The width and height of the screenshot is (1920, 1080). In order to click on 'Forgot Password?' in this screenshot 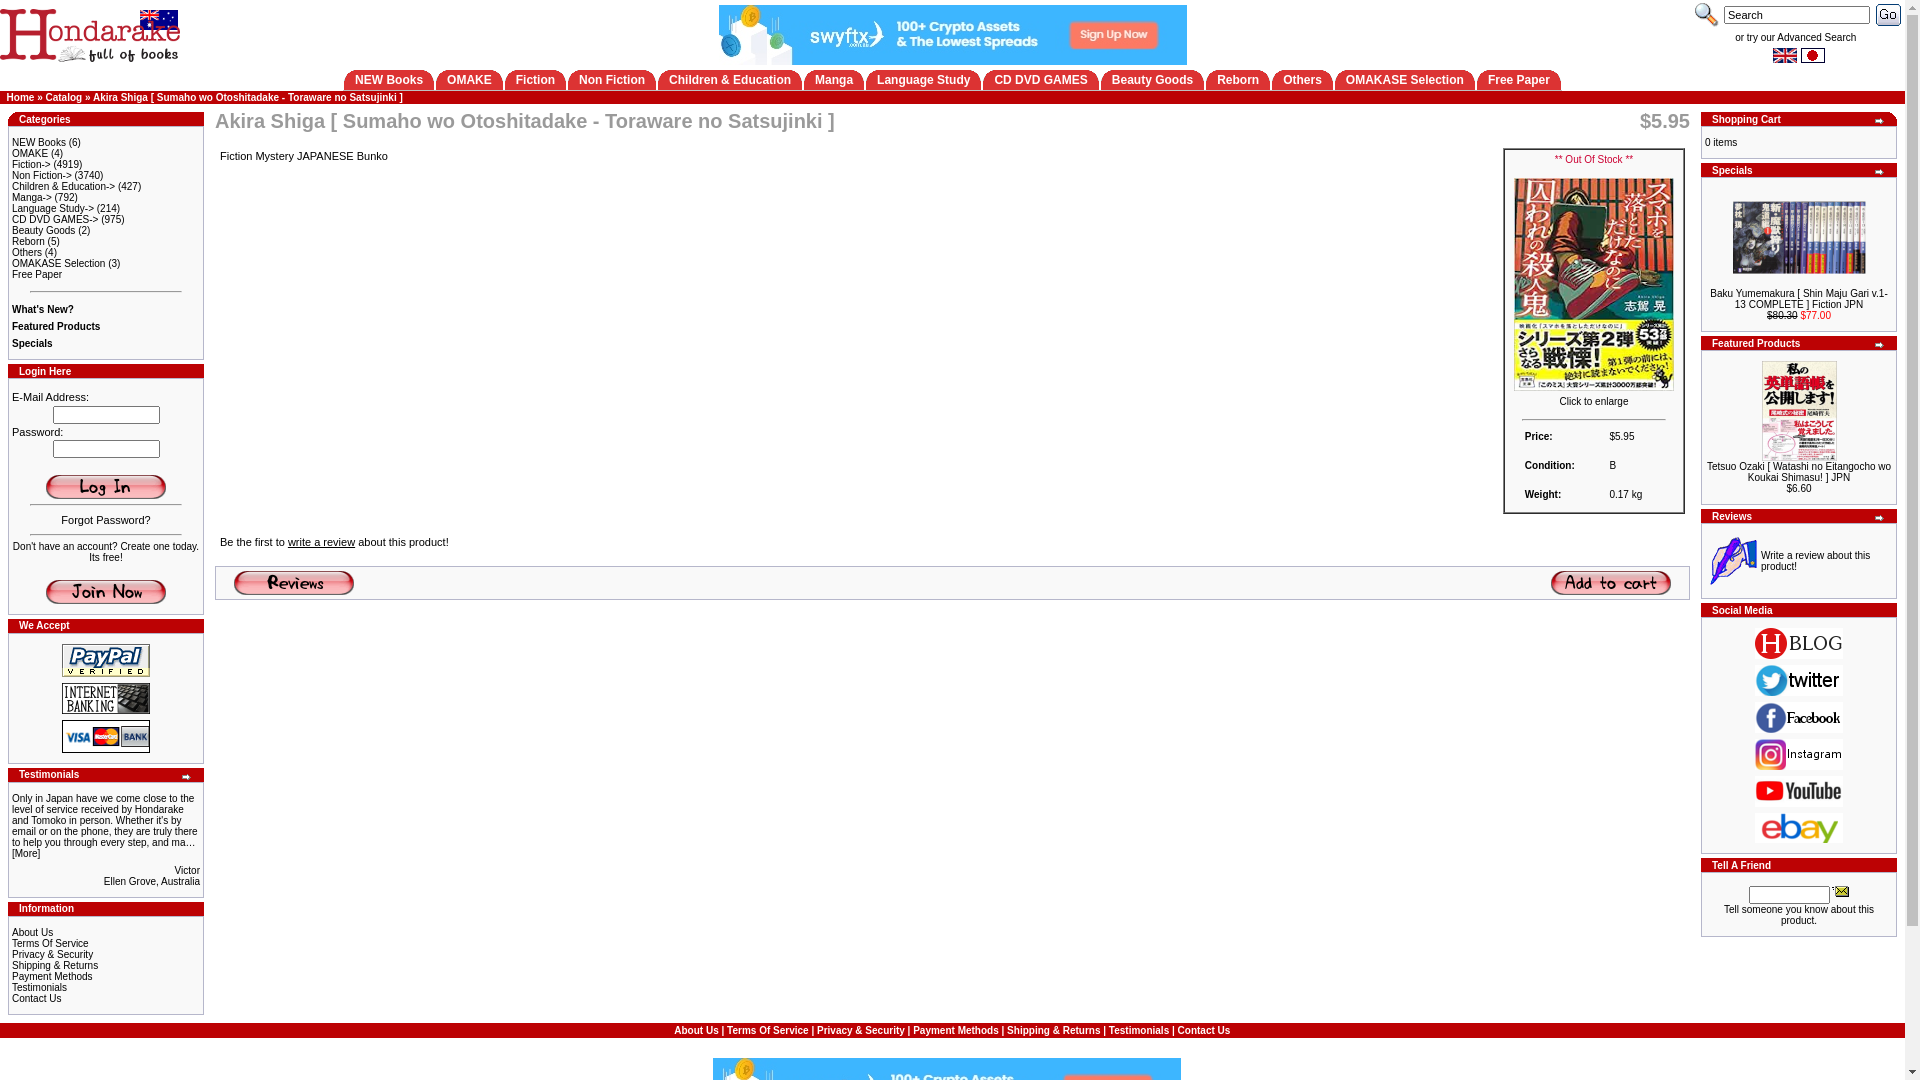, I will do `click(104, 519)`.